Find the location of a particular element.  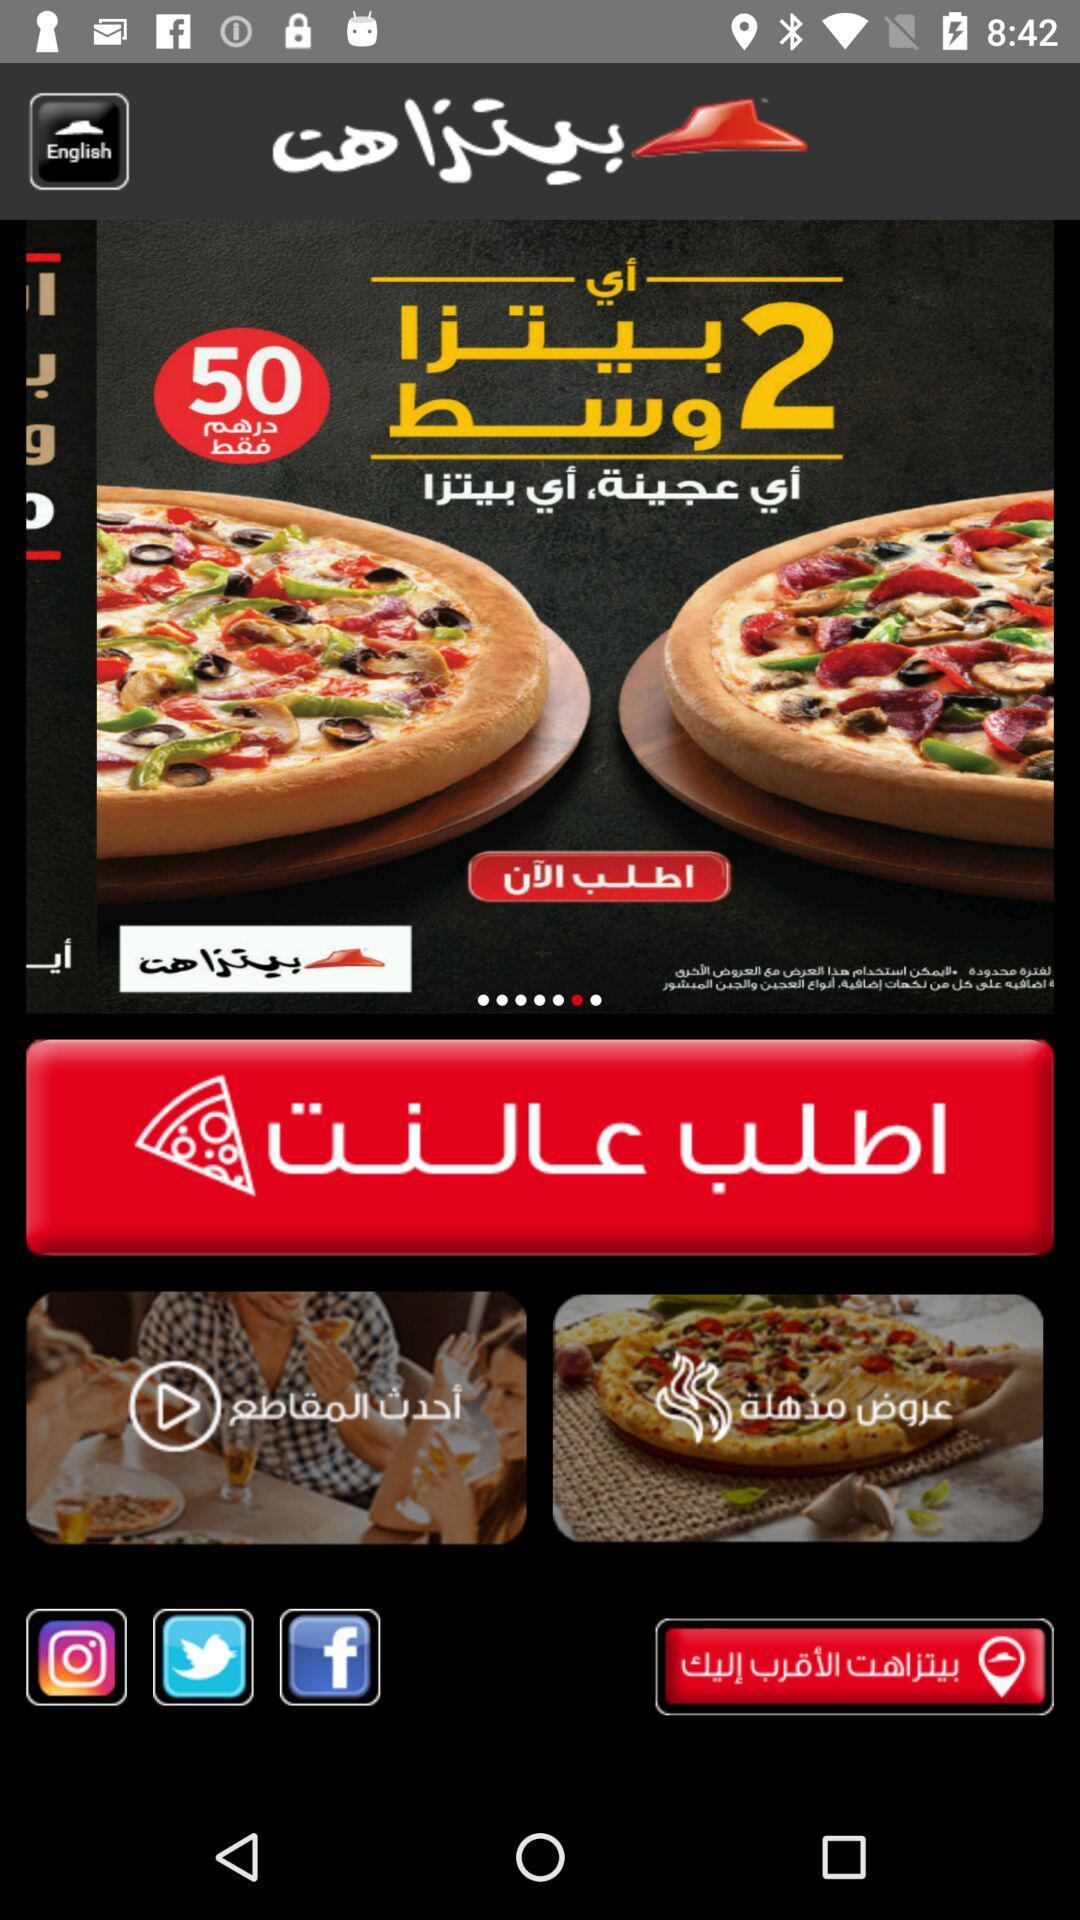

change language to english is located at coordinates (77, 140).